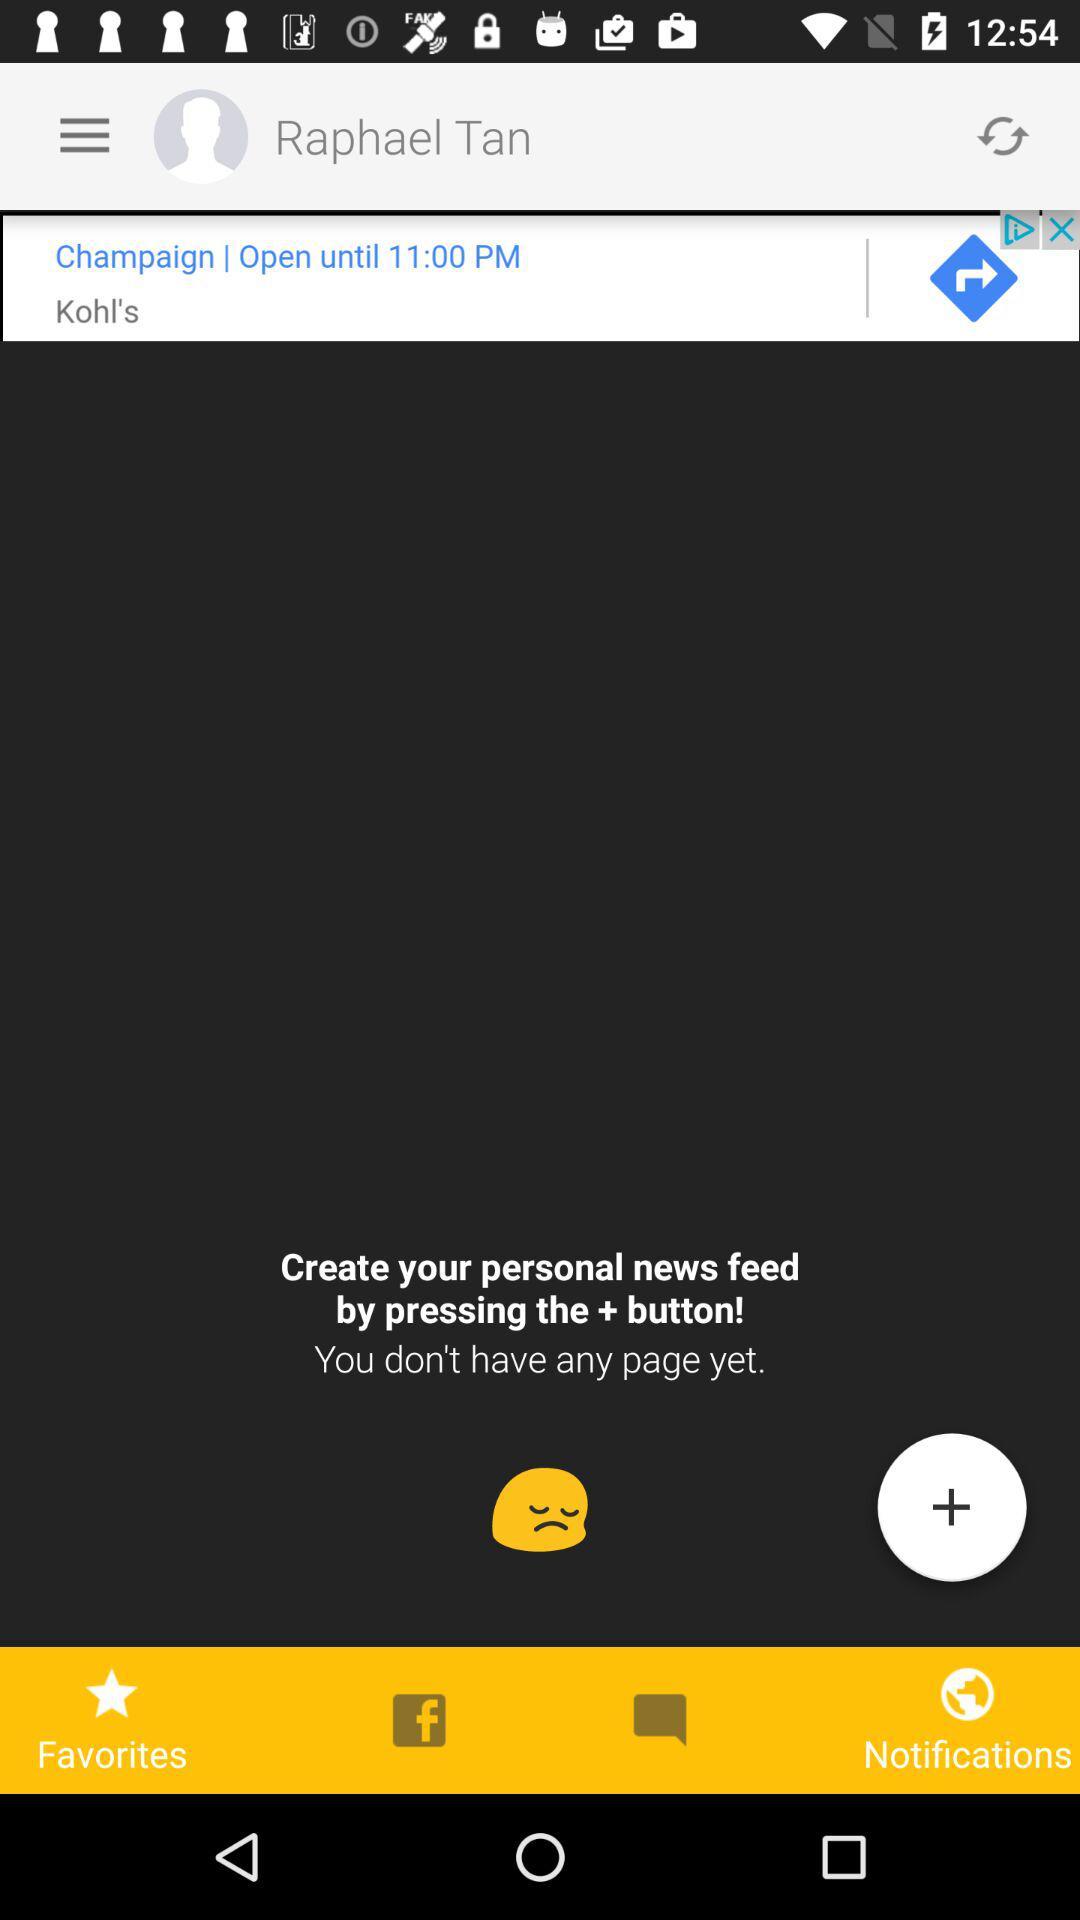 The image size is (1080, 1920). What do you see at coordinates (950, 1515) in the screenshot?
I see `the add icon` at bounding box center [950, 1515].